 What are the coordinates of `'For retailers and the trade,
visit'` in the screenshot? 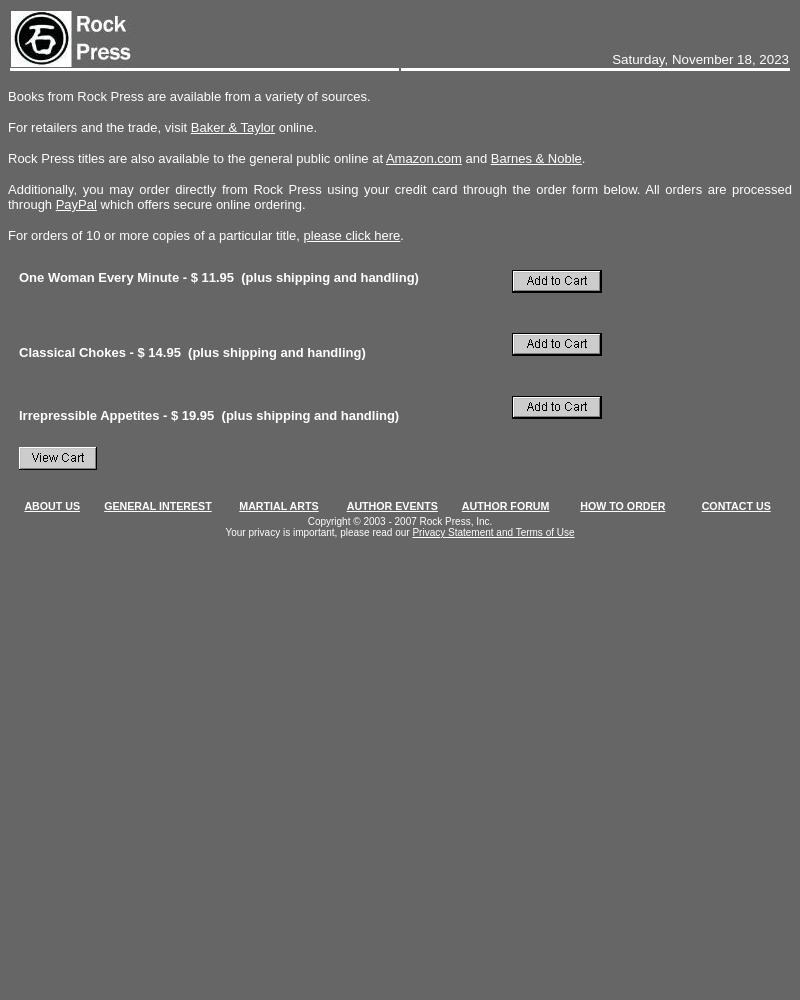 It's located at (98, 127).